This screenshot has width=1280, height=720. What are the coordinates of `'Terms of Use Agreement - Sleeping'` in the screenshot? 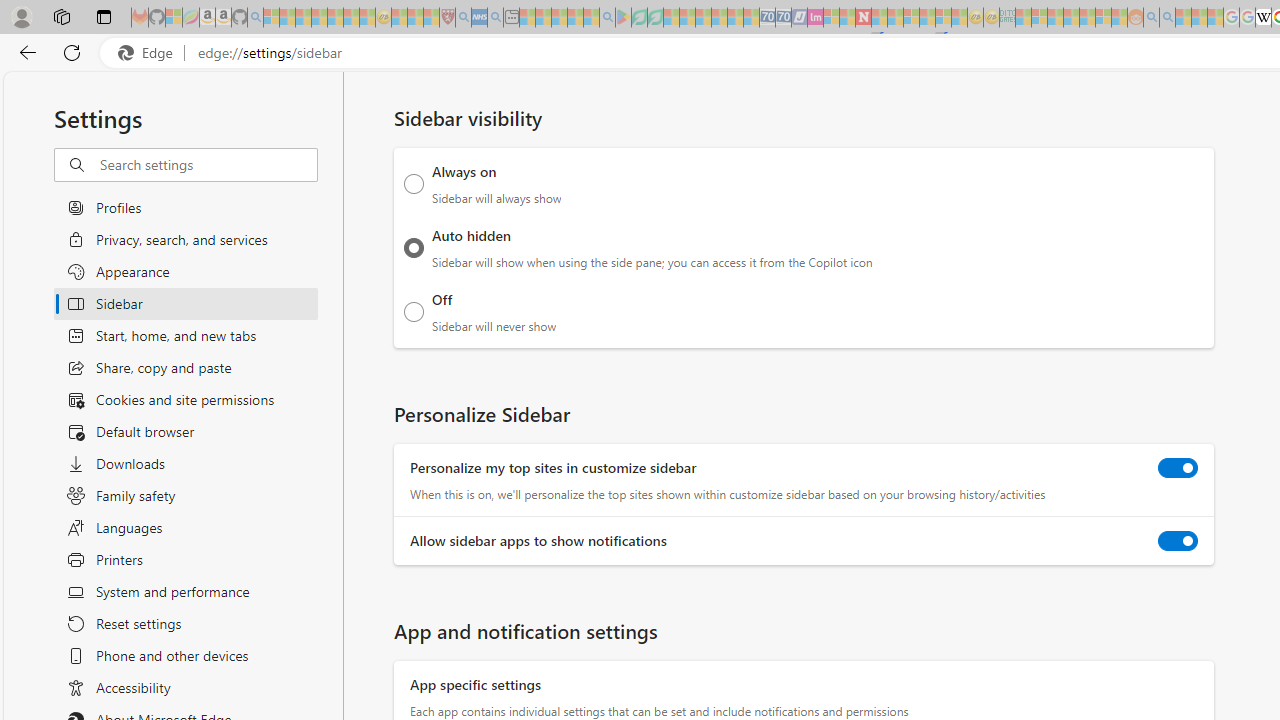 It's located at (638, 17).